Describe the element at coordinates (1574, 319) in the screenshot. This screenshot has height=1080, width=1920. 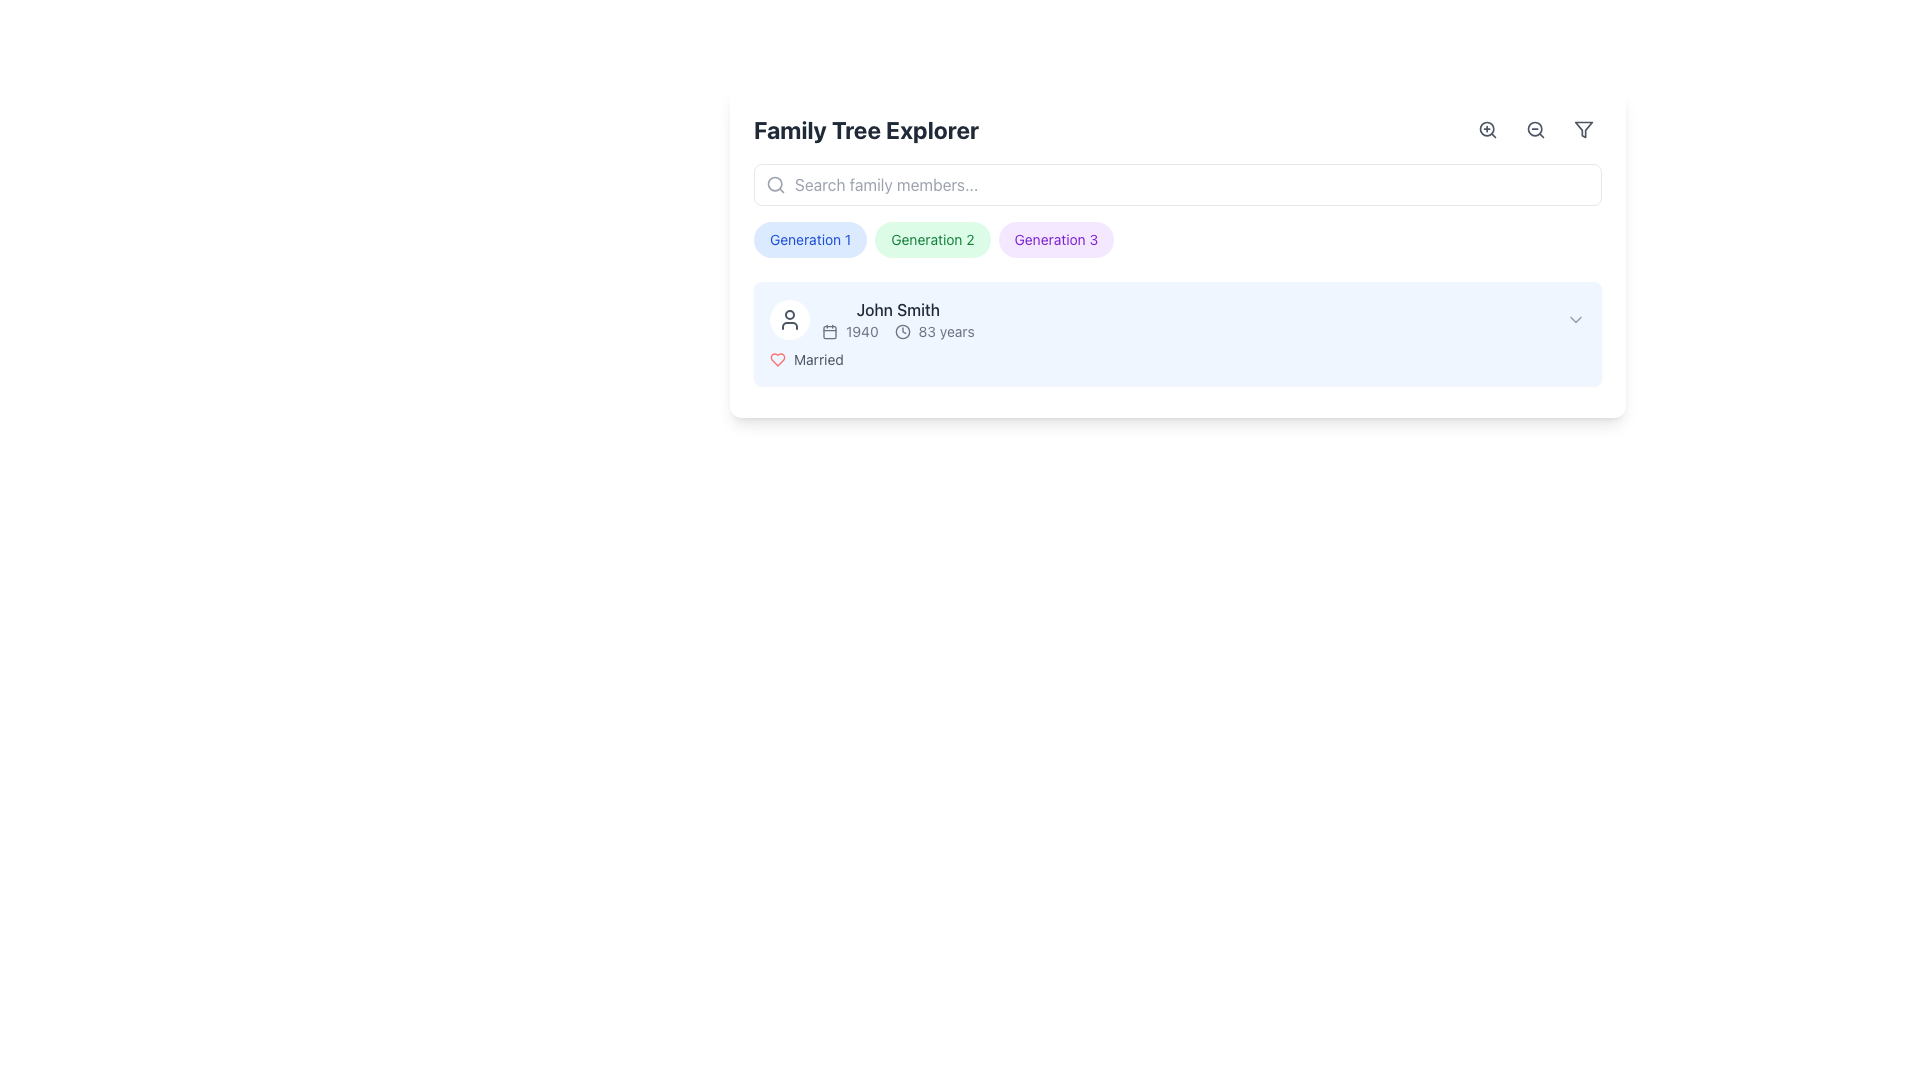
I see `the dropdown toggle icon (Chevron-Down Shape) located at the far-right end of the 'John Smith' entry to highlight it` at that location.